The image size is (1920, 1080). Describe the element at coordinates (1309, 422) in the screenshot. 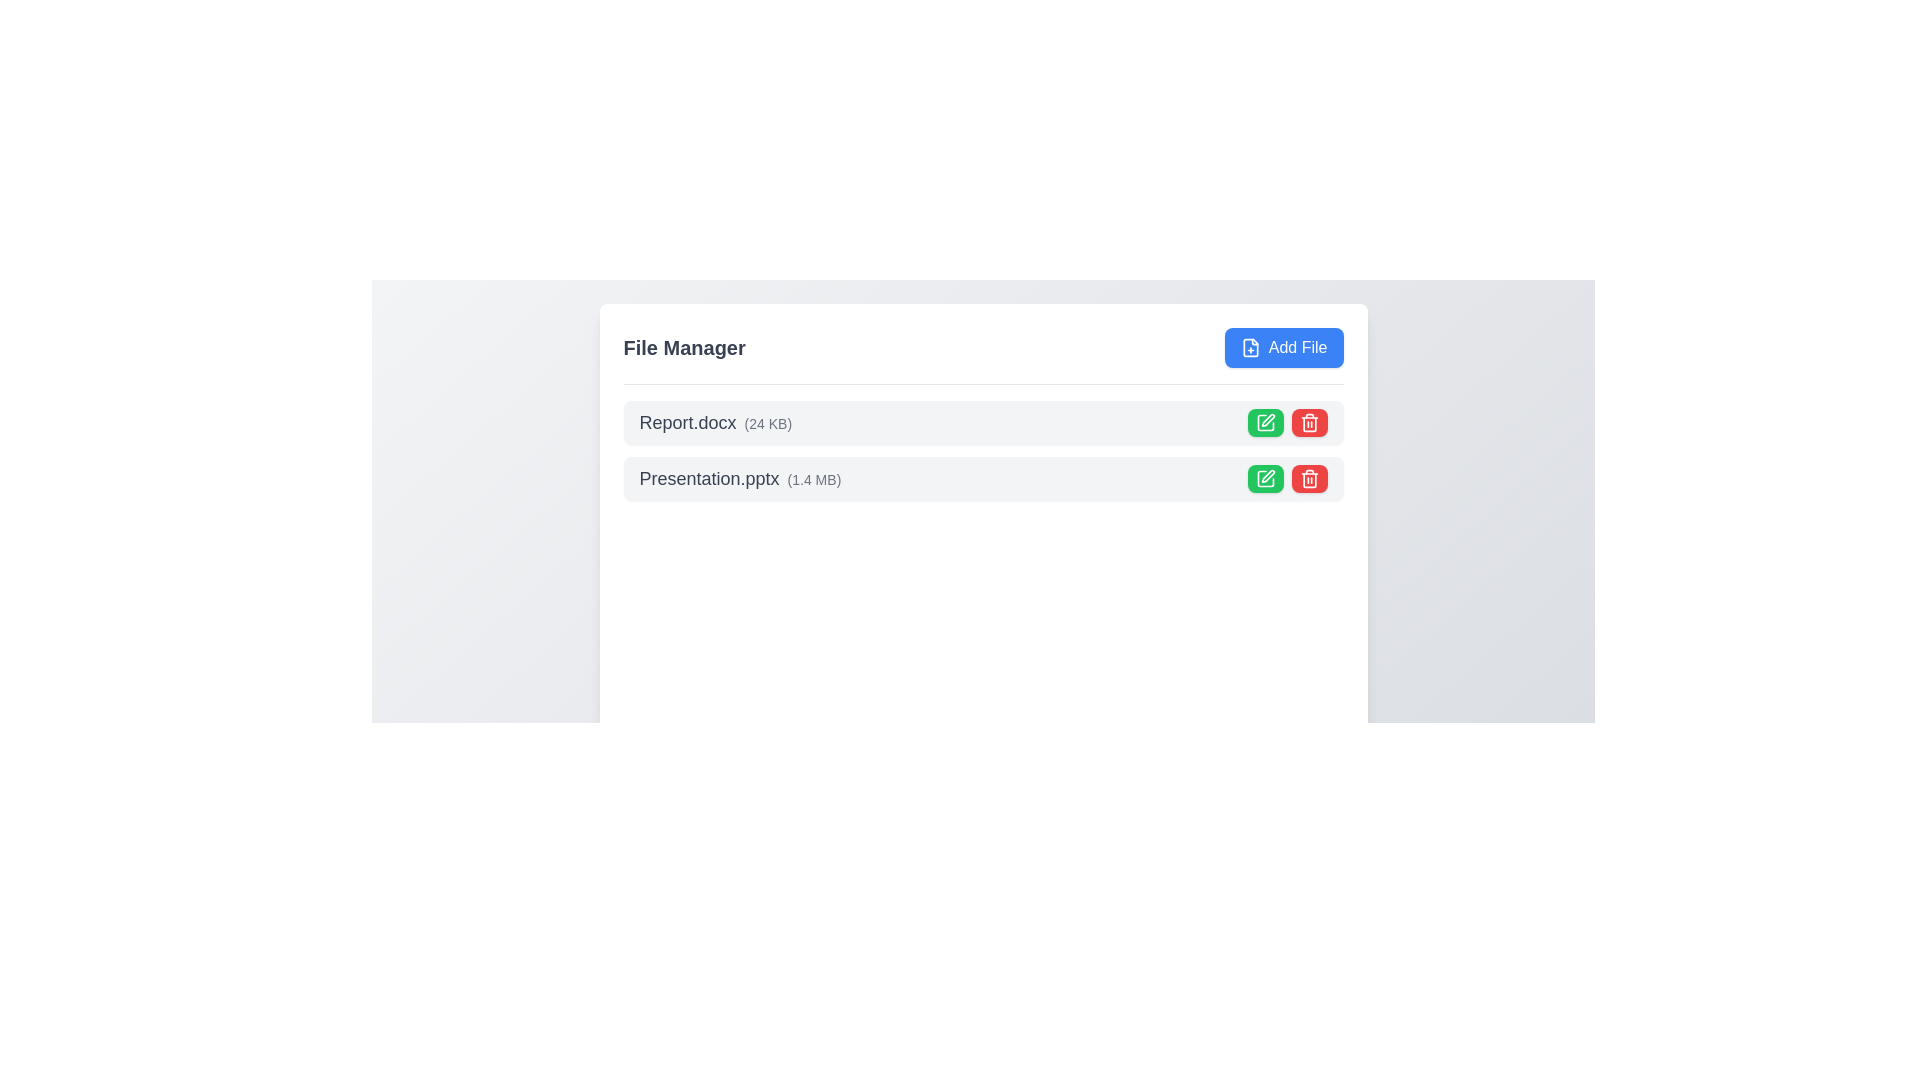

I see `the trash icon button with a red background located next to the 'Presentation.pptx' file listing` at that location.